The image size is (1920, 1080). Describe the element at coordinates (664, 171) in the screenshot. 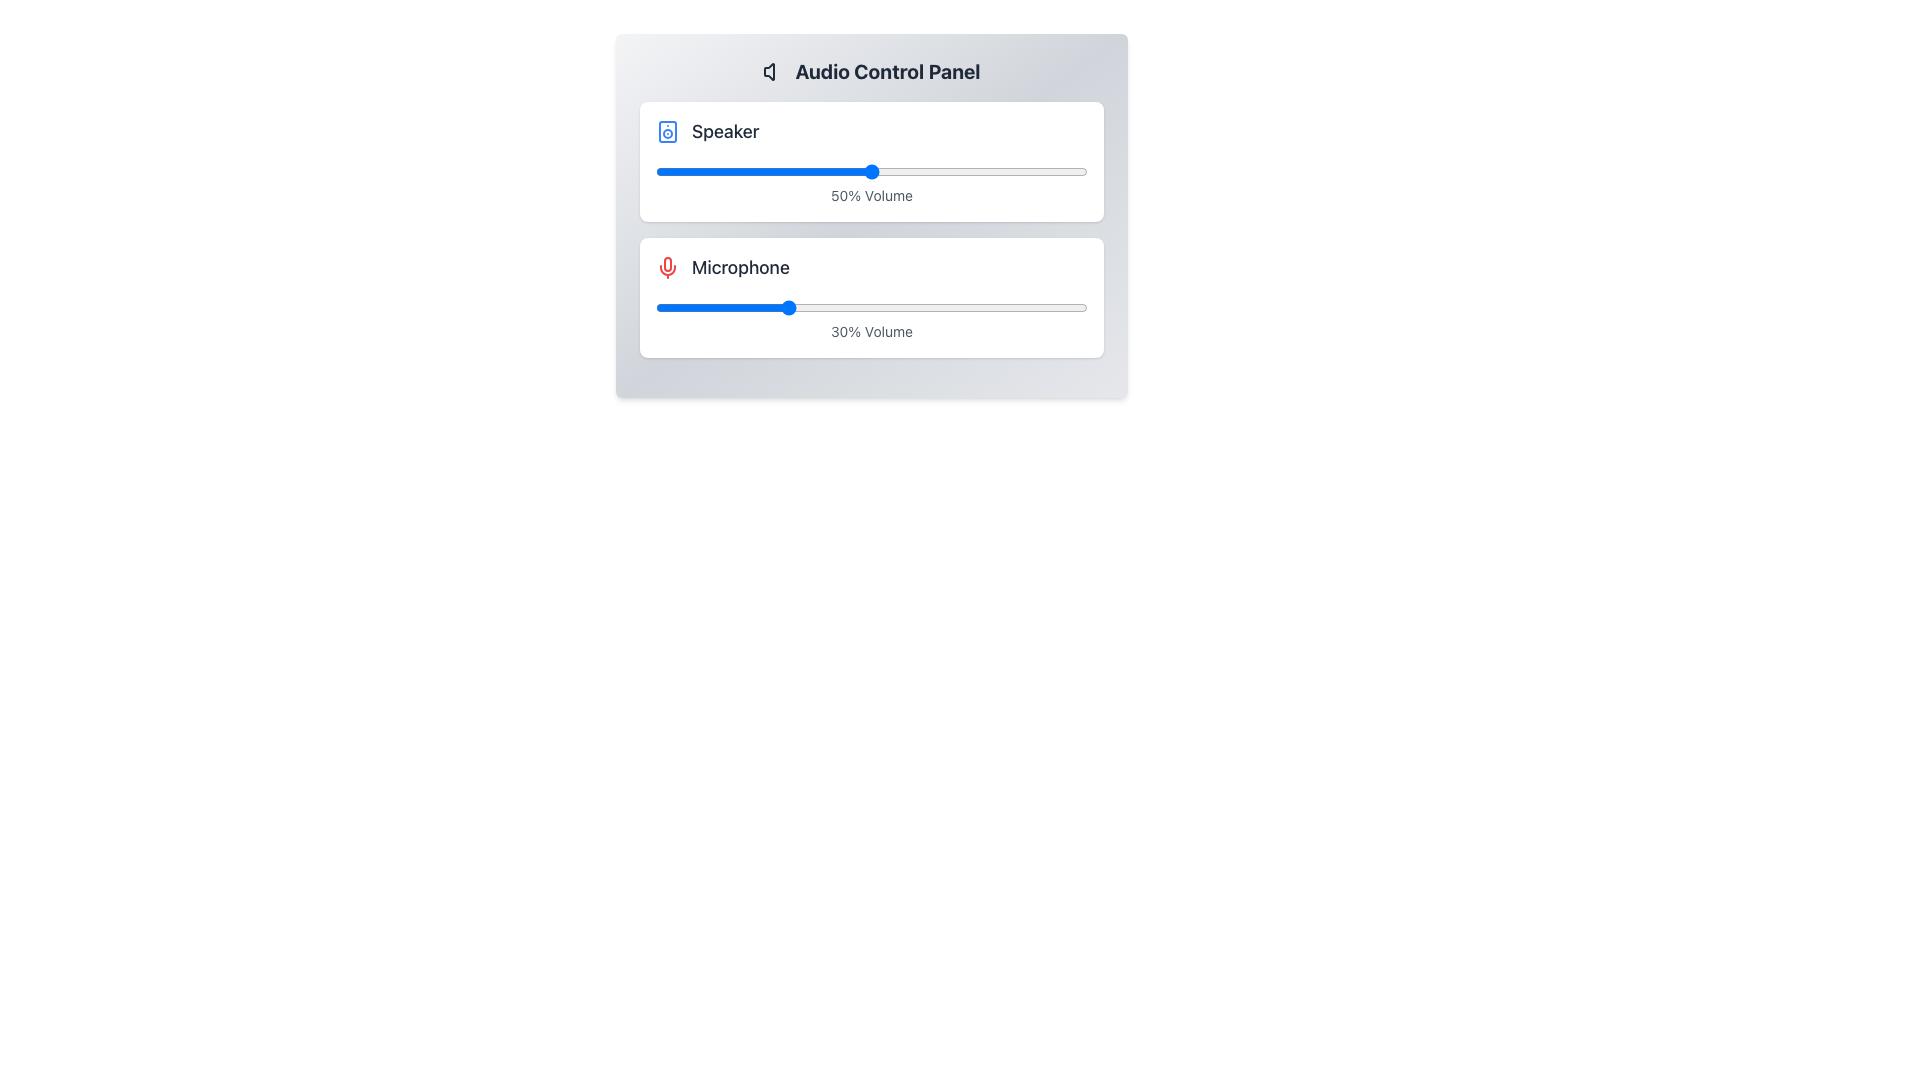

I see `the slider value` at that location.